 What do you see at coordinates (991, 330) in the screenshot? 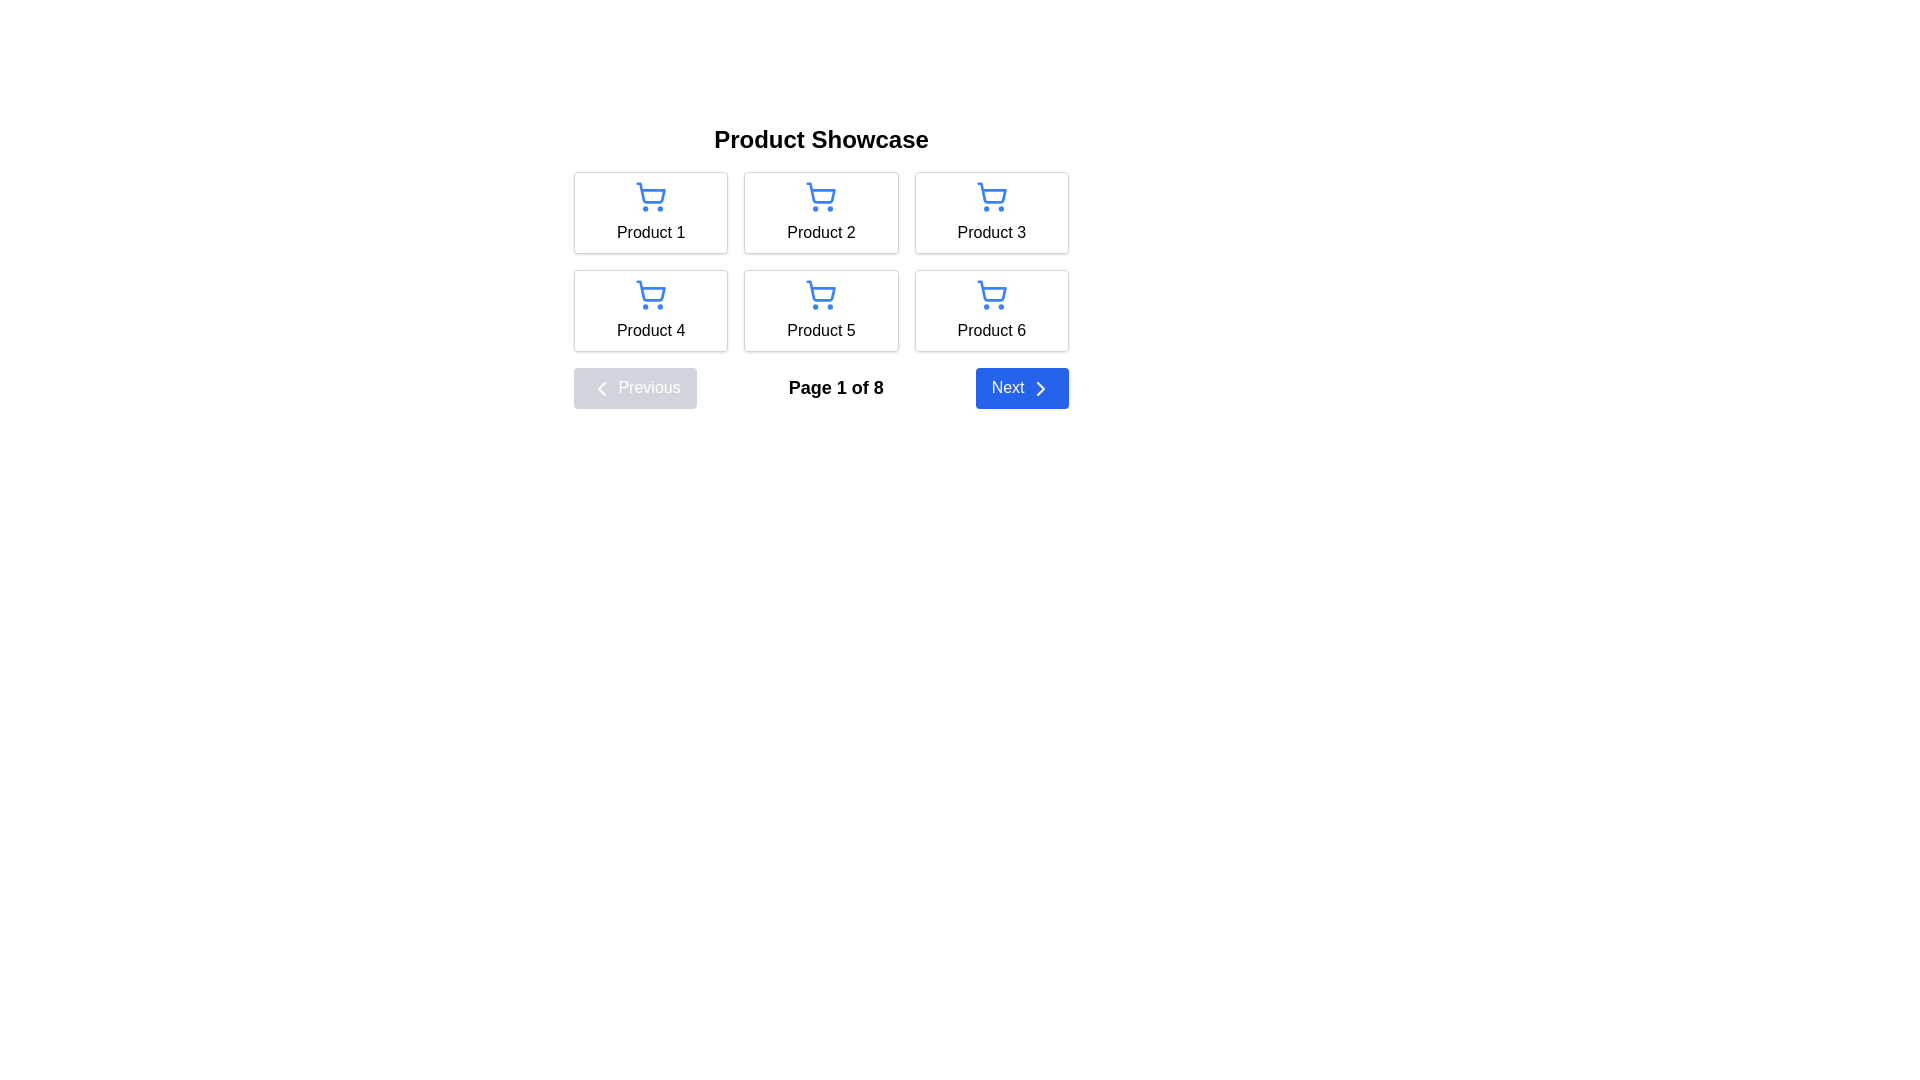
I see `text label displaying 'Product 6' located at the bottom center of the sixth card in the grid layout, underneath a shopping cart icon` at bounding box center [991, 330].